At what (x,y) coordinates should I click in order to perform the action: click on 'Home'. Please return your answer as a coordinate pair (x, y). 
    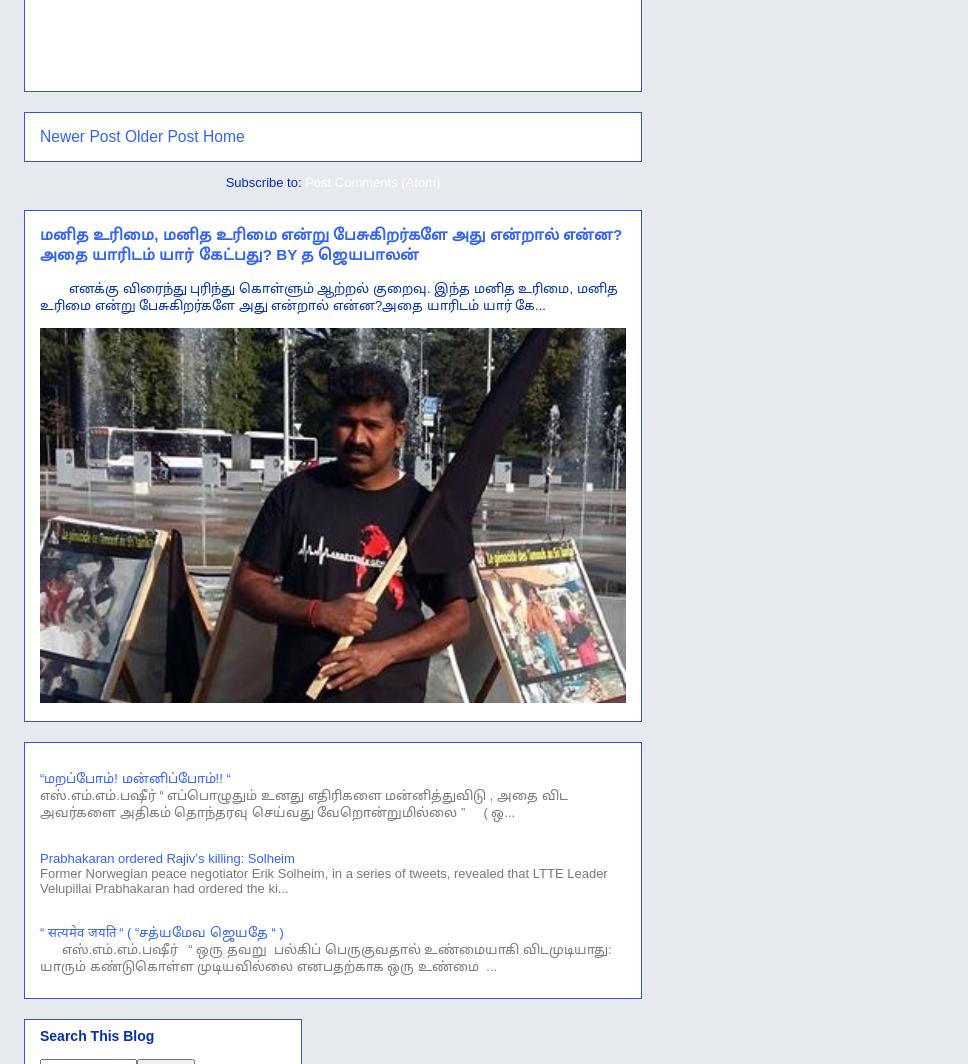
    Looking at the image, I should click on (222, 135).